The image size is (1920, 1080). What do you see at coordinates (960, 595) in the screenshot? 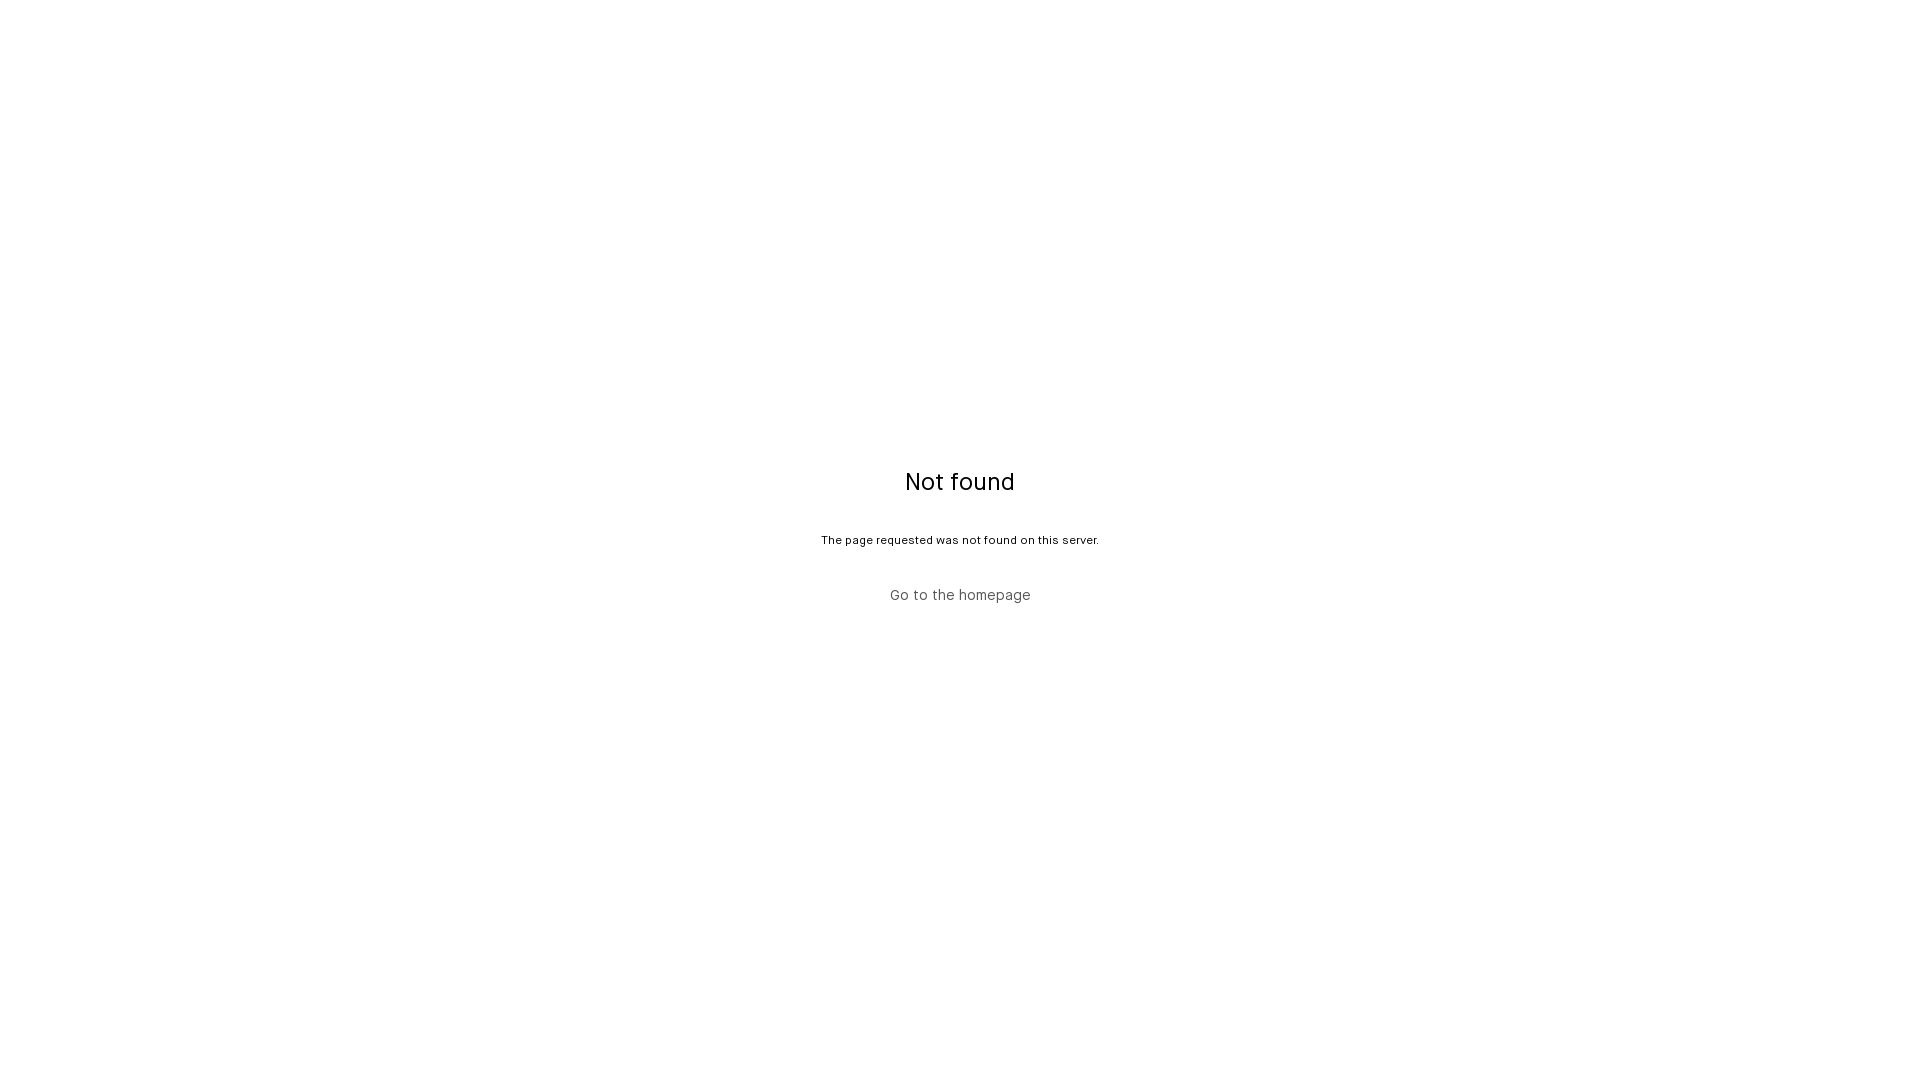
I see `'Go to the homepage'` at bounding box center [960, 595].